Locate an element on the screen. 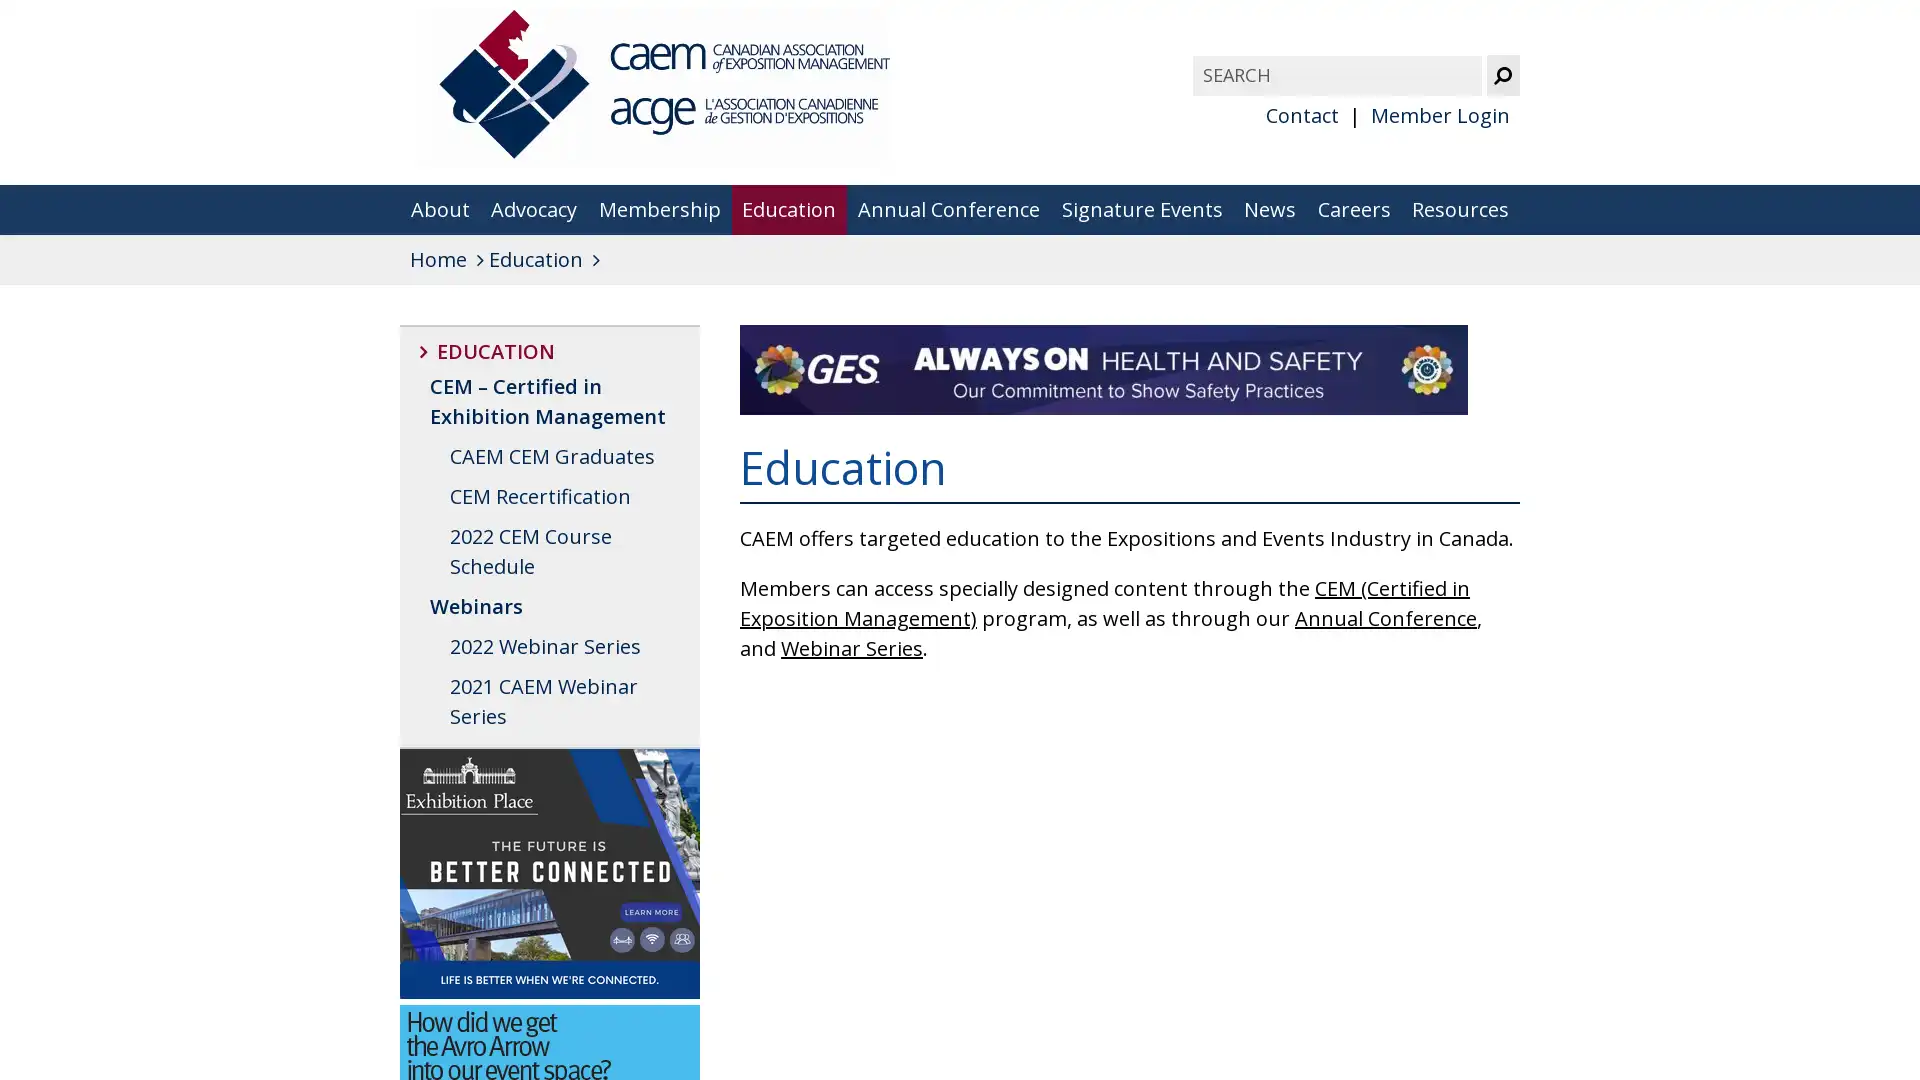 The image size is (1920, 1080). Submit is located at coordinates (1502, 73).